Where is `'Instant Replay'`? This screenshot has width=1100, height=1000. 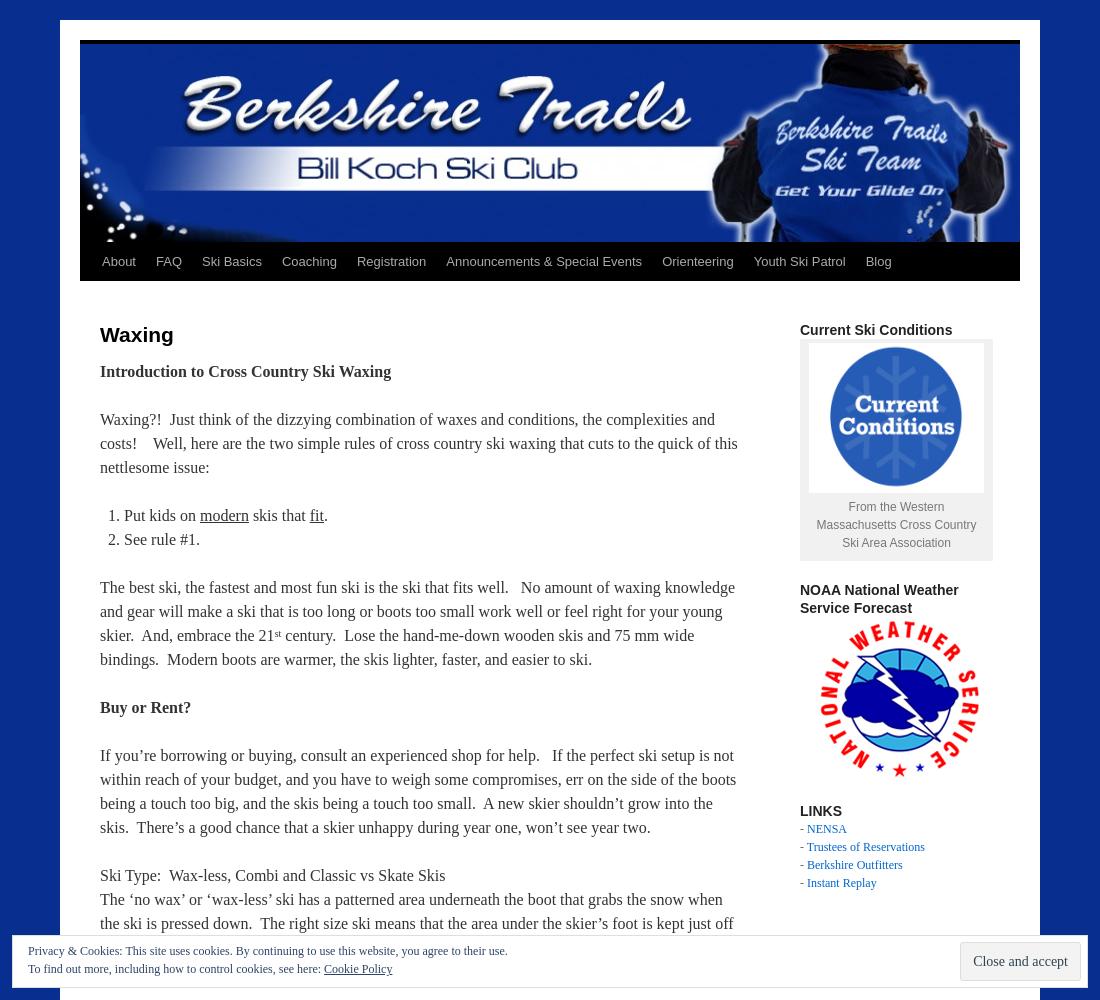
'Instant Replay' is located at coordinates (840, 883).